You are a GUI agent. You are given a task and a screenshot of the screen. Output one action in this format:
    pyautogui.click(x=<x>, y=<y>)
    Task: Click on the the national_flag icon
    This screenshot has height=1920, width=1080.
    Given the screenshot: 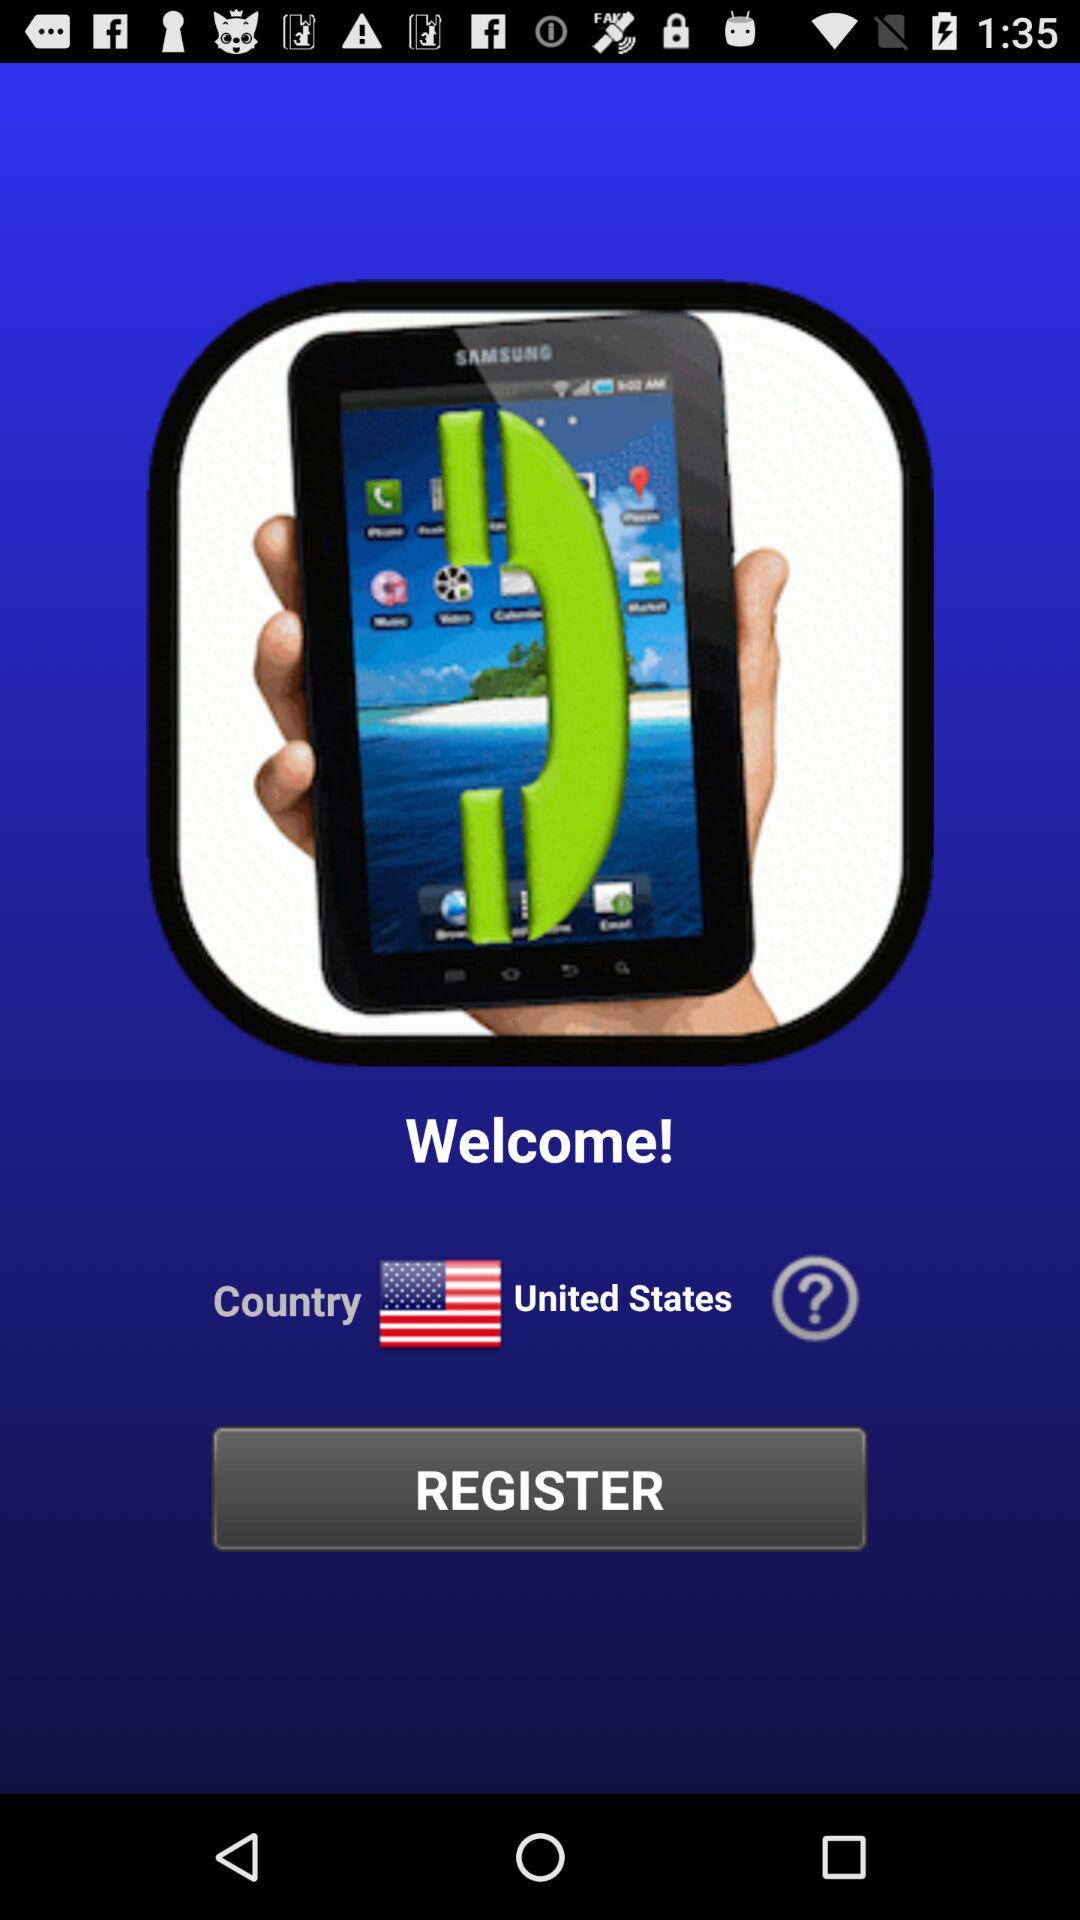 What is the action you would take?
    pyautogui.click(x=439, y=1395)
    